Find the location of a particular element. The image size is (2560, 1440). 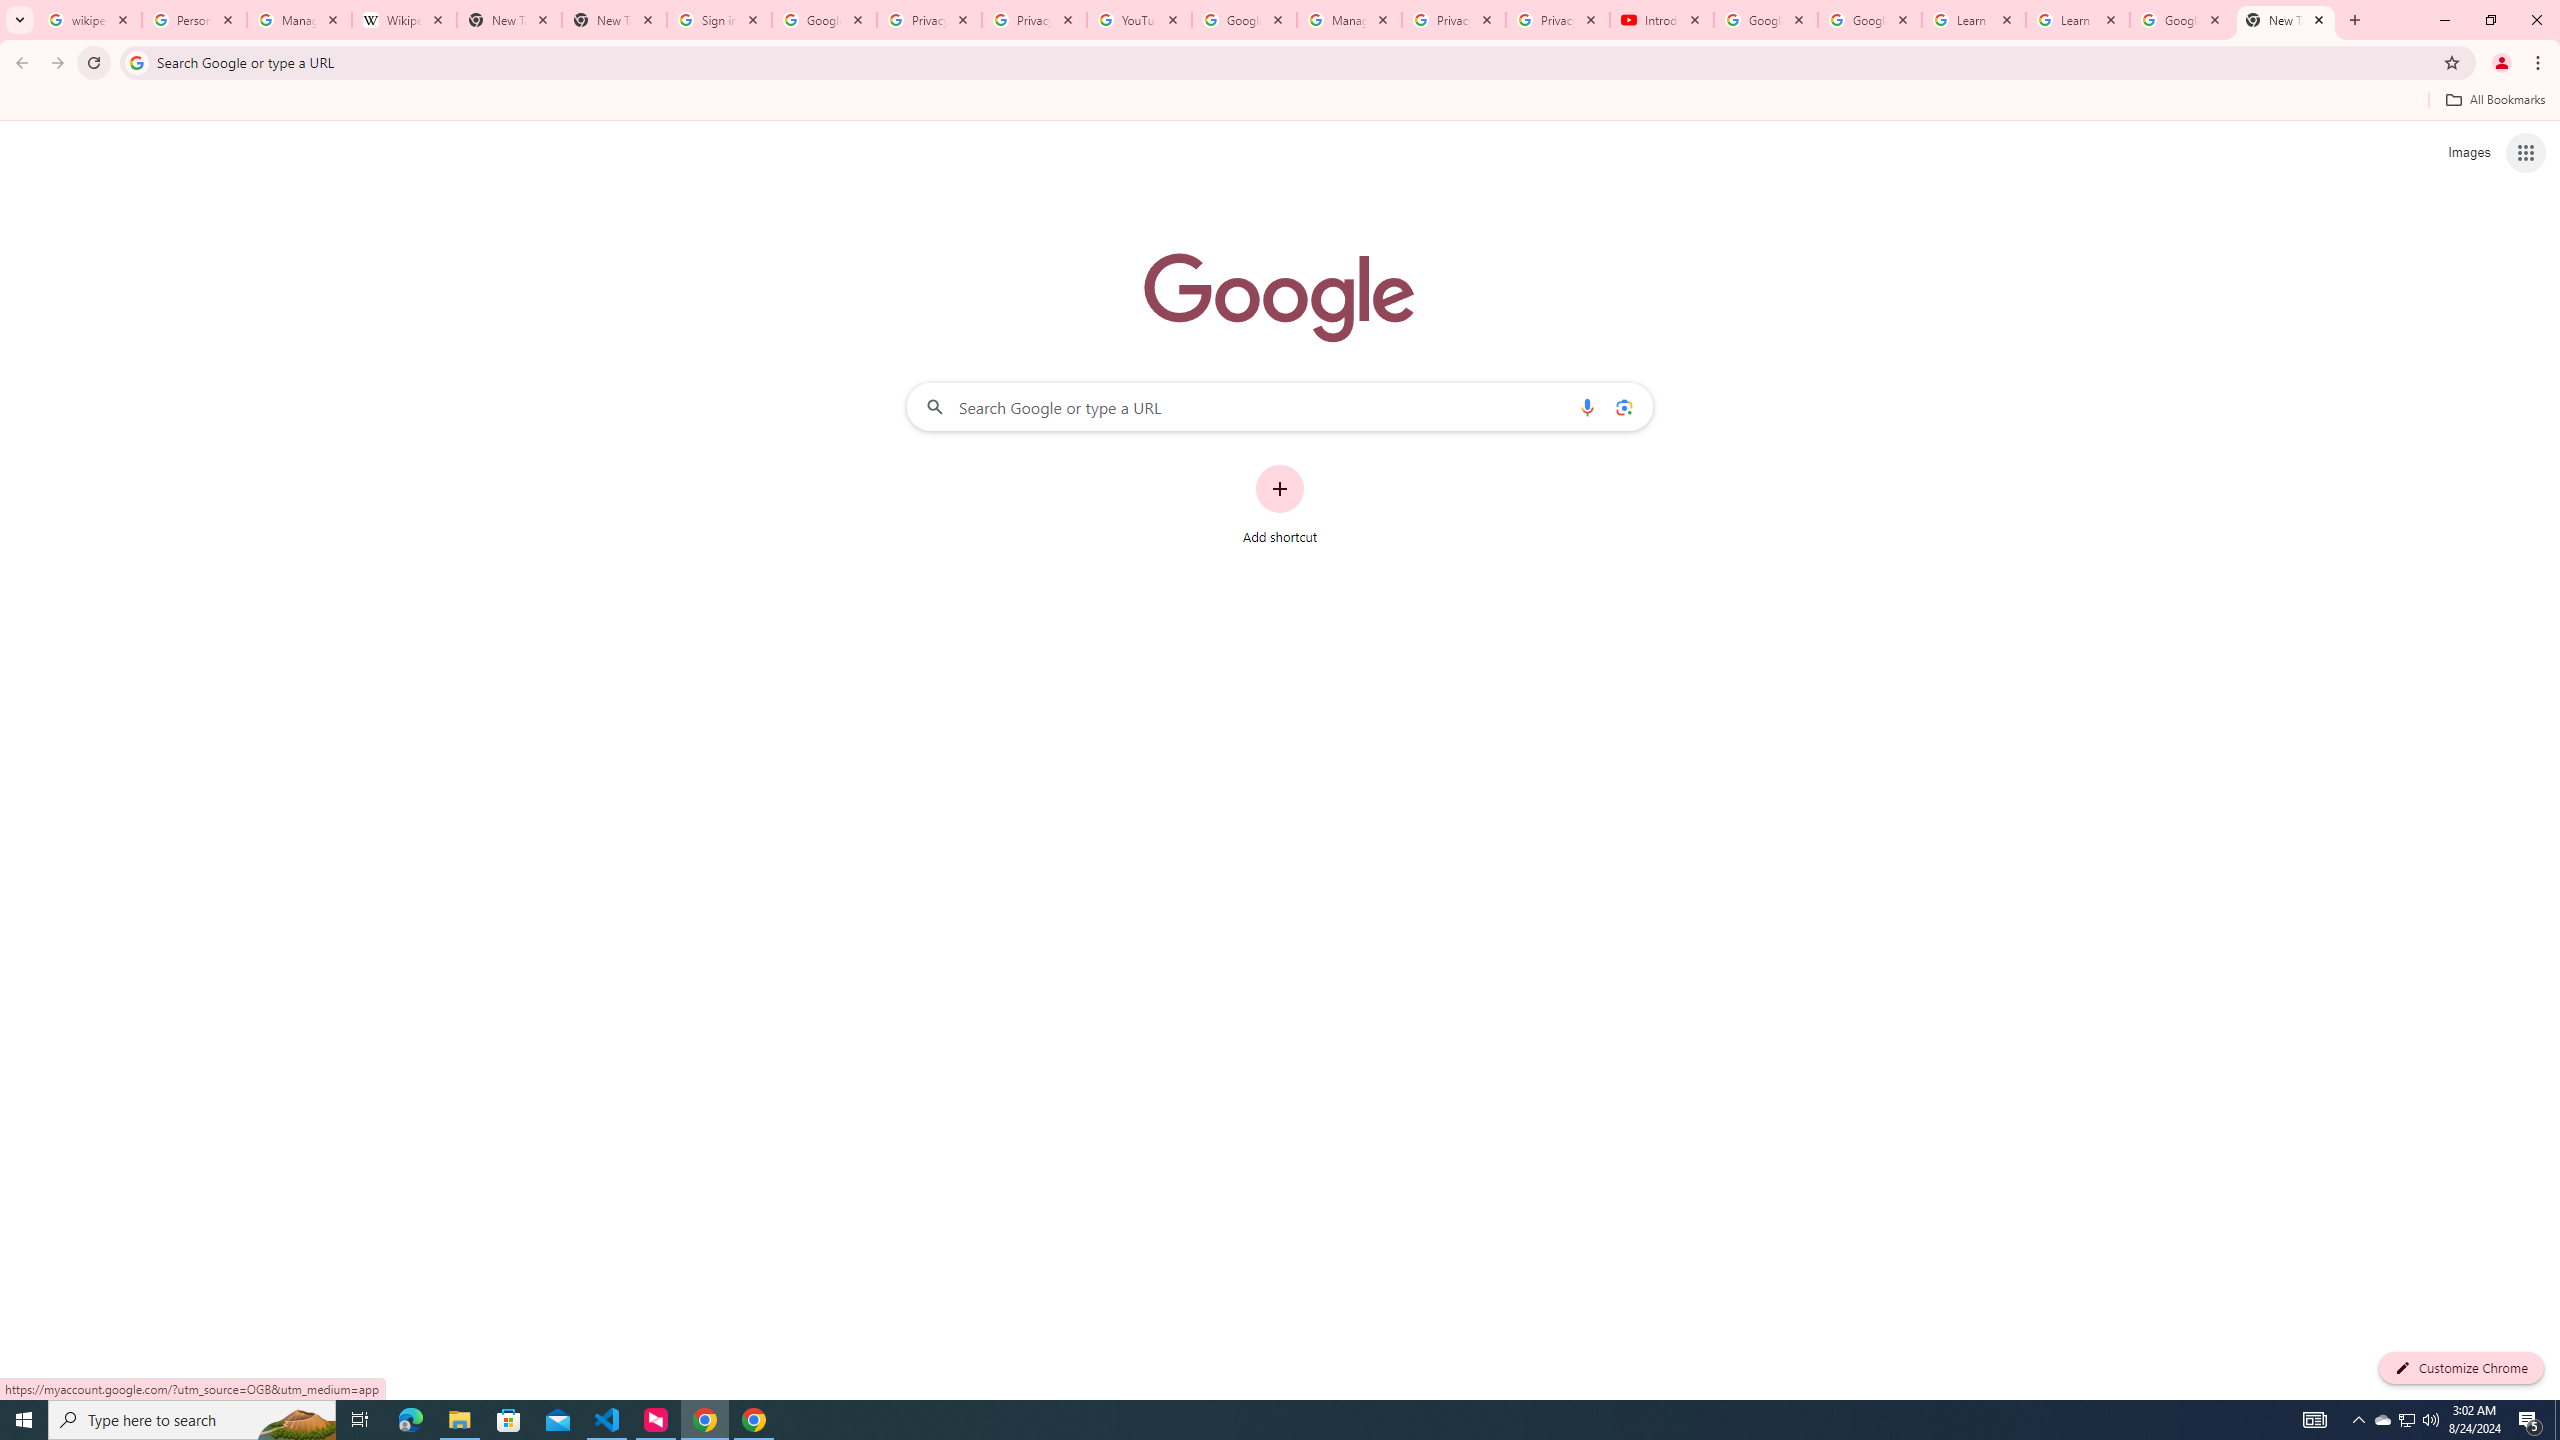

'Sign in - Google Accounts' is located at coordinates (718, 19).